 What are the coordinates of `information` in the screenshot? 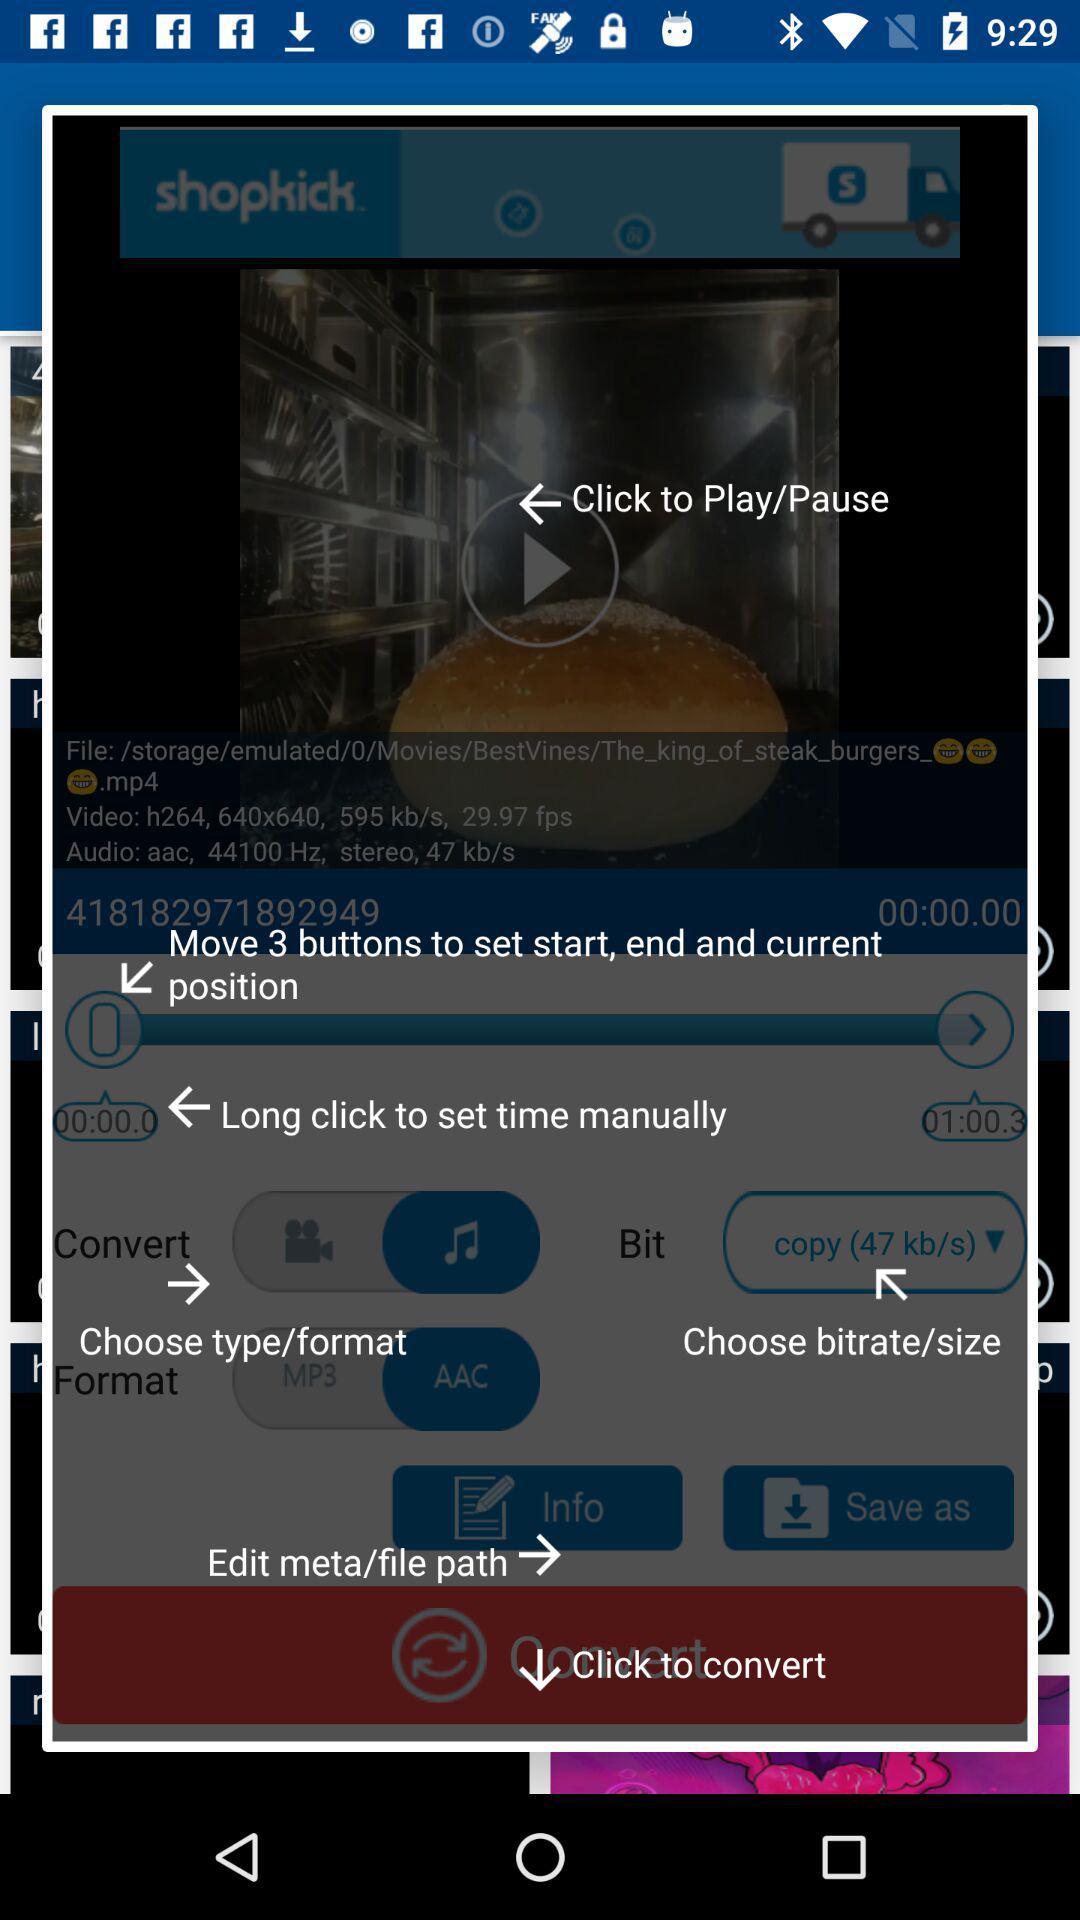 It's located at (535, 1508).